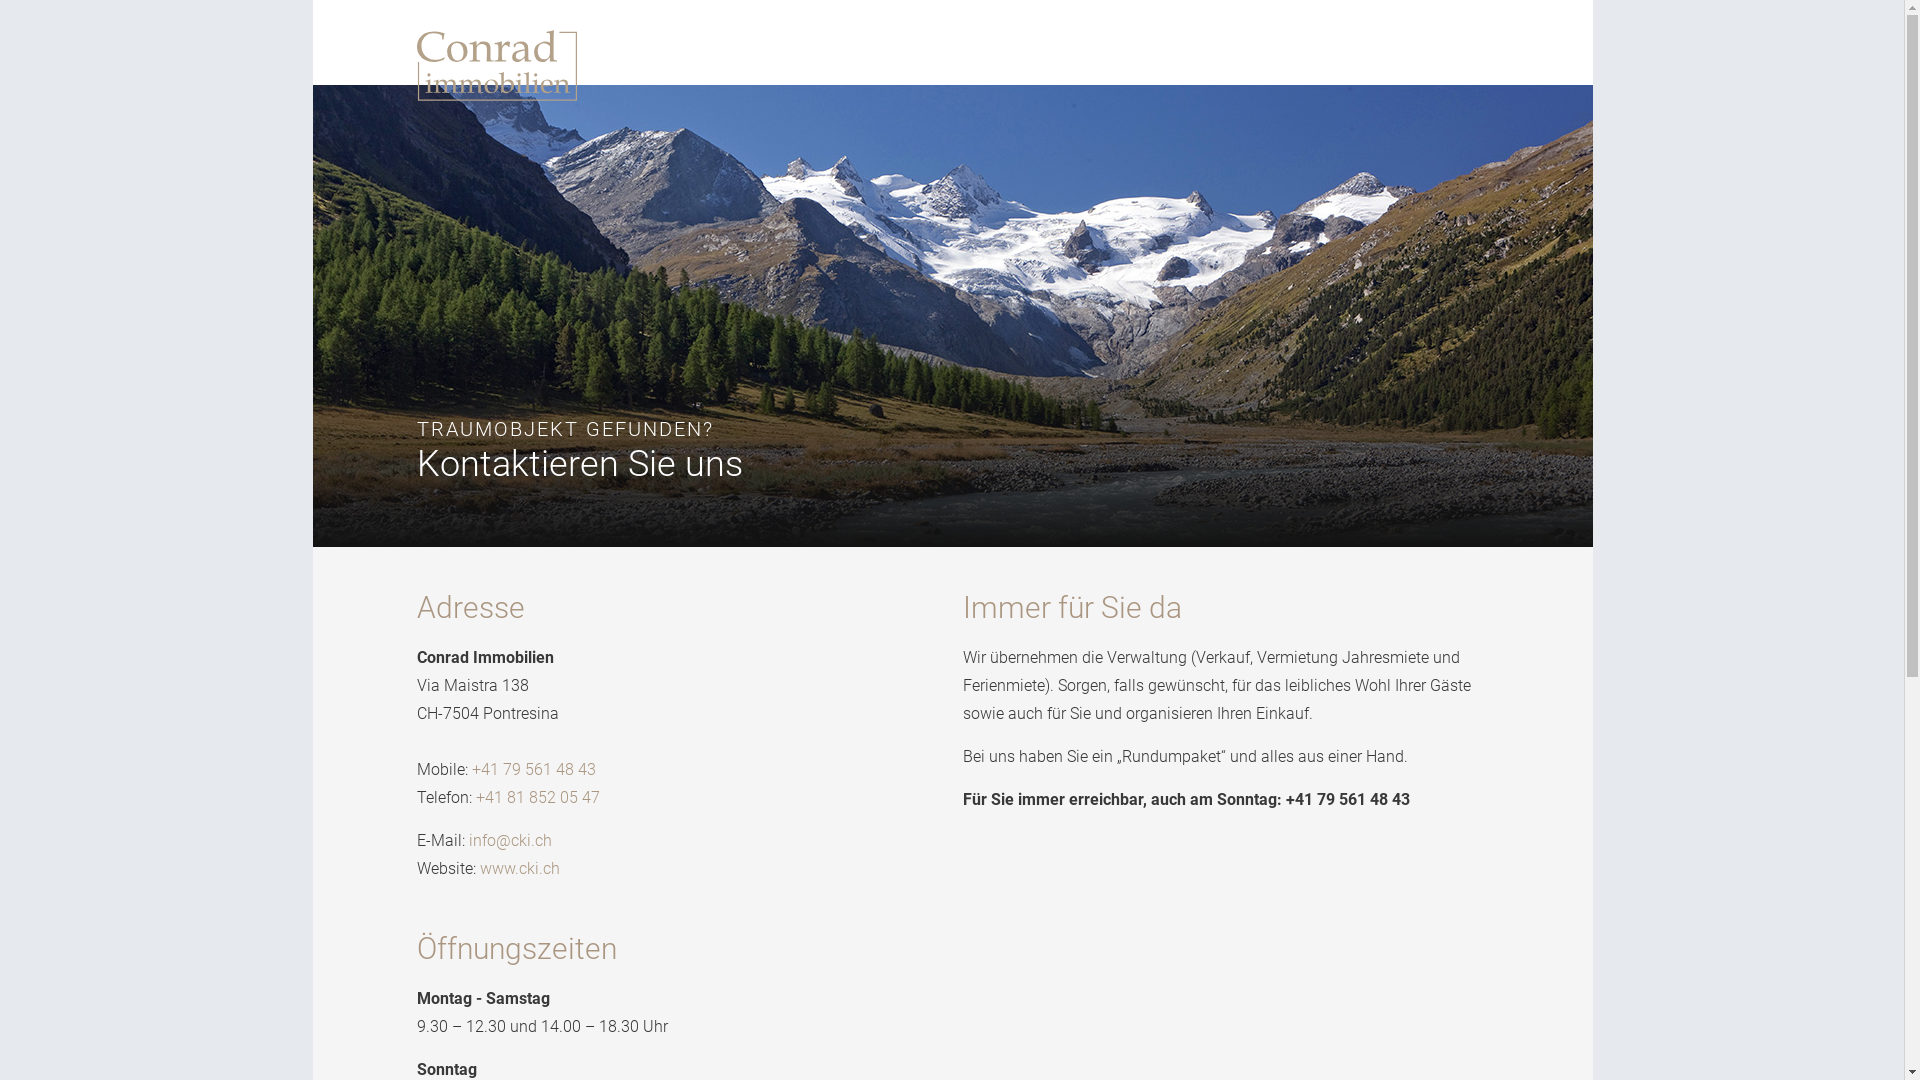 Image resolution: width=1920 pixels, height=1080 pixels. Describe the element at coordinates (510, 840) in the screenshot. I see `'info@cki.ch'` at that location.